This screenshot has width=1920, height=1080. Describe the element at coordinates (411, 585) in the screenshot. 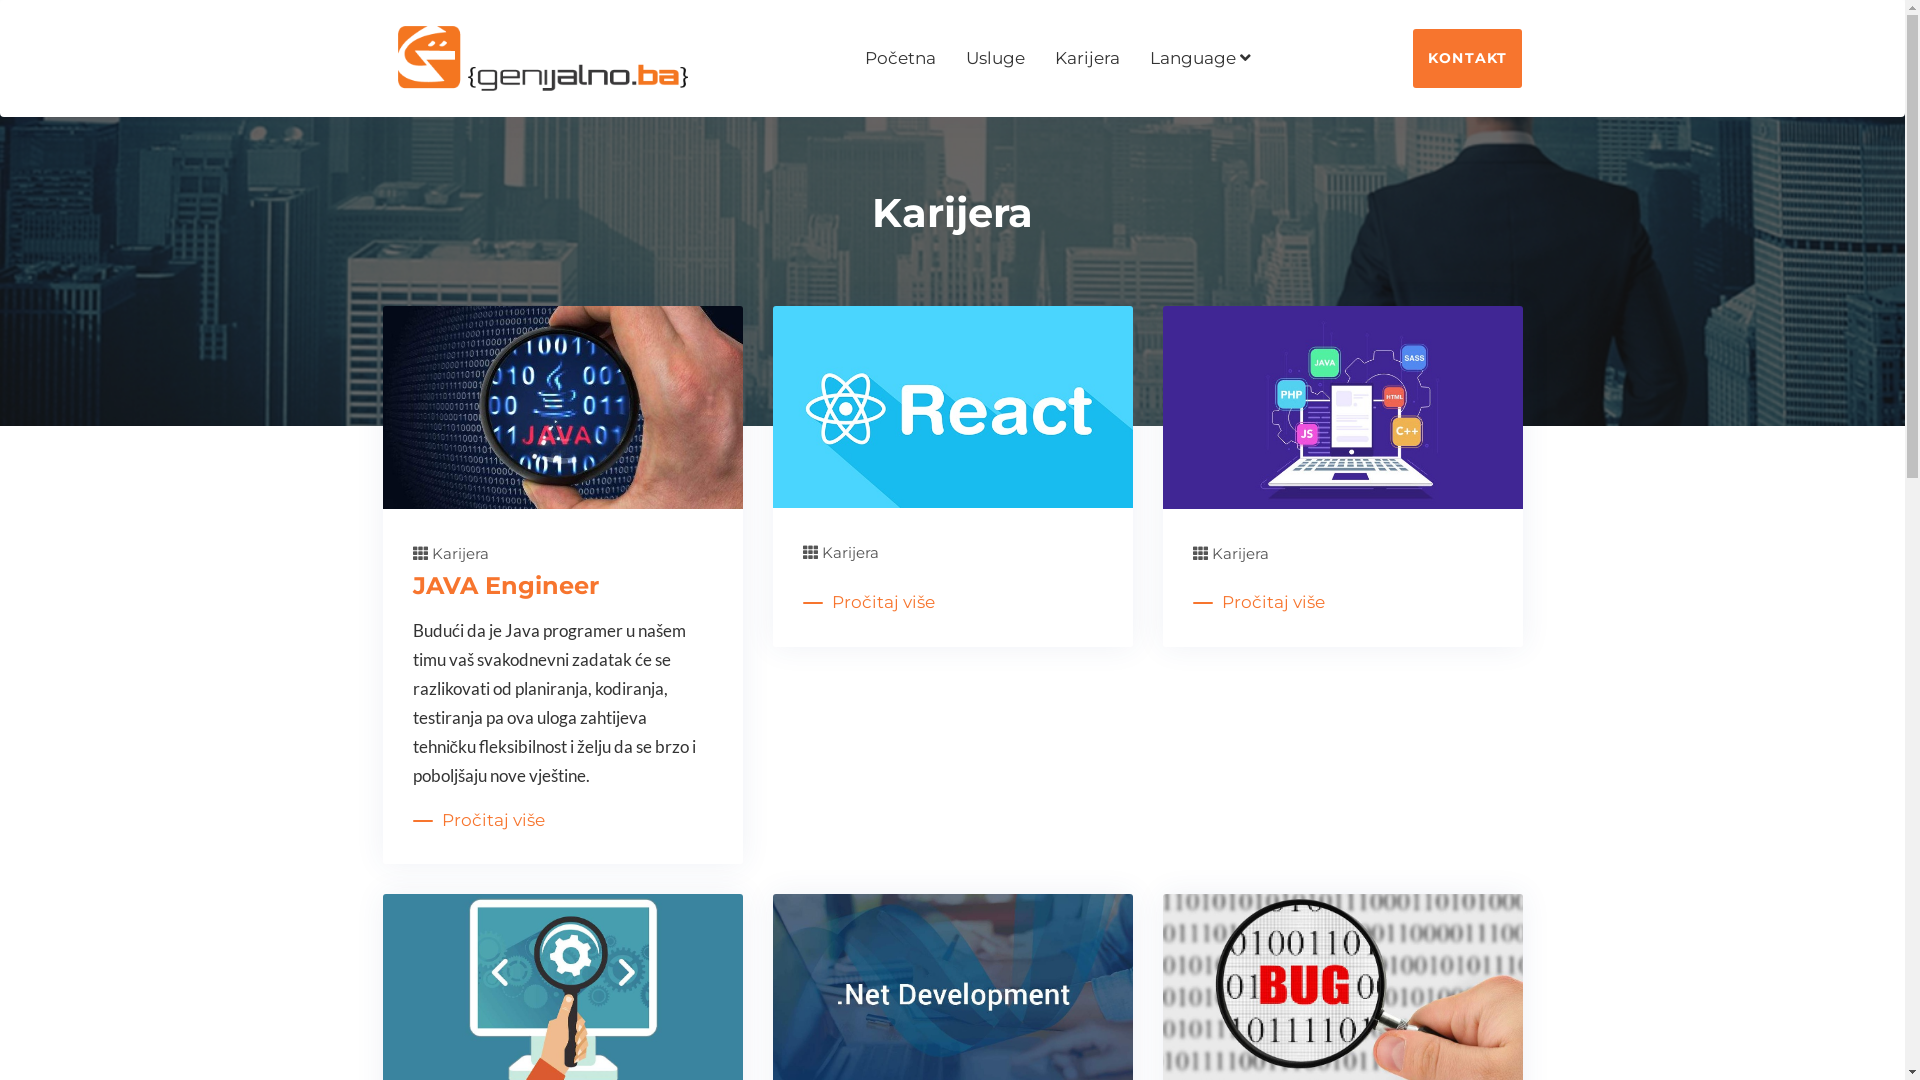

I see `'JAVA Engineer'` at that location.